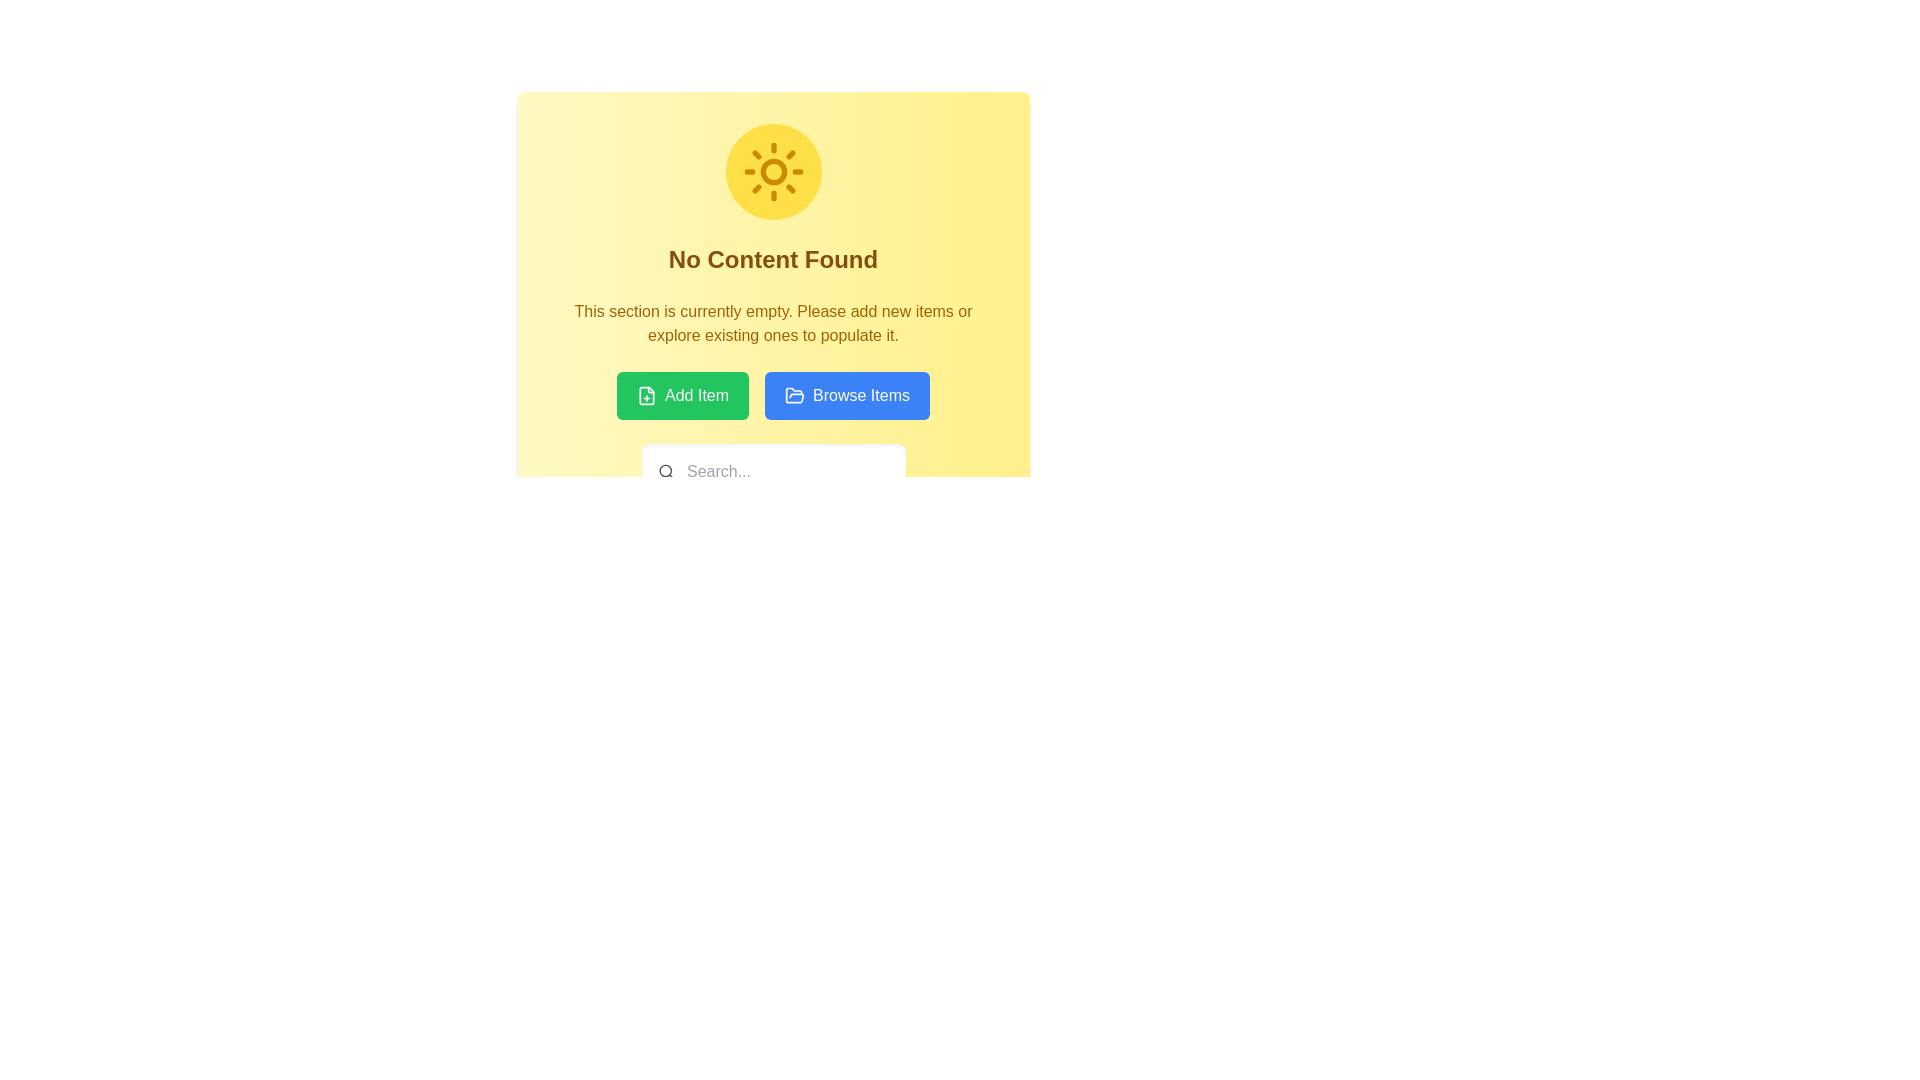 This screenshot has height=1080, width=1920. I want to click on the circular sun icon located near the top center of the interface, which features a yellow shade and radiating lines, part of a section with a 'No Content Found' message, so click(772, 171).